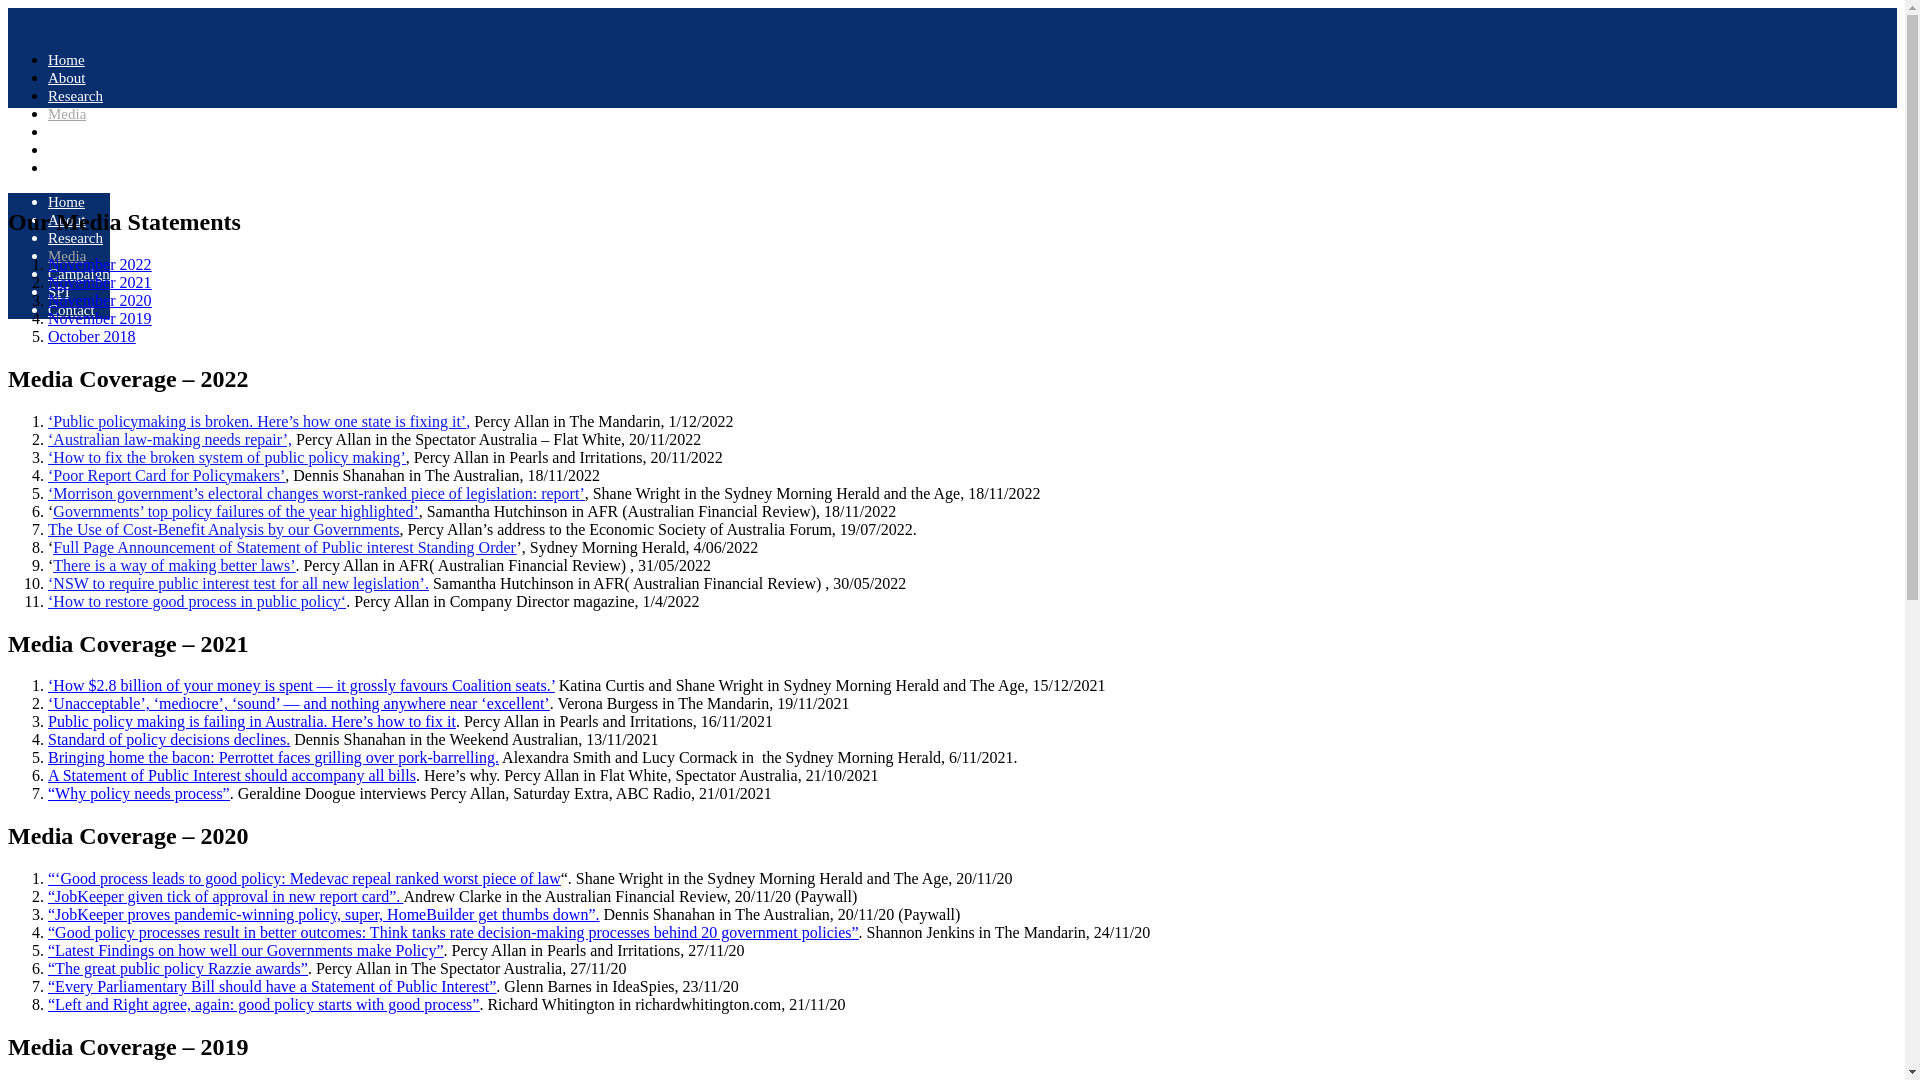  I want to click on 'Home', so click(66, 59).